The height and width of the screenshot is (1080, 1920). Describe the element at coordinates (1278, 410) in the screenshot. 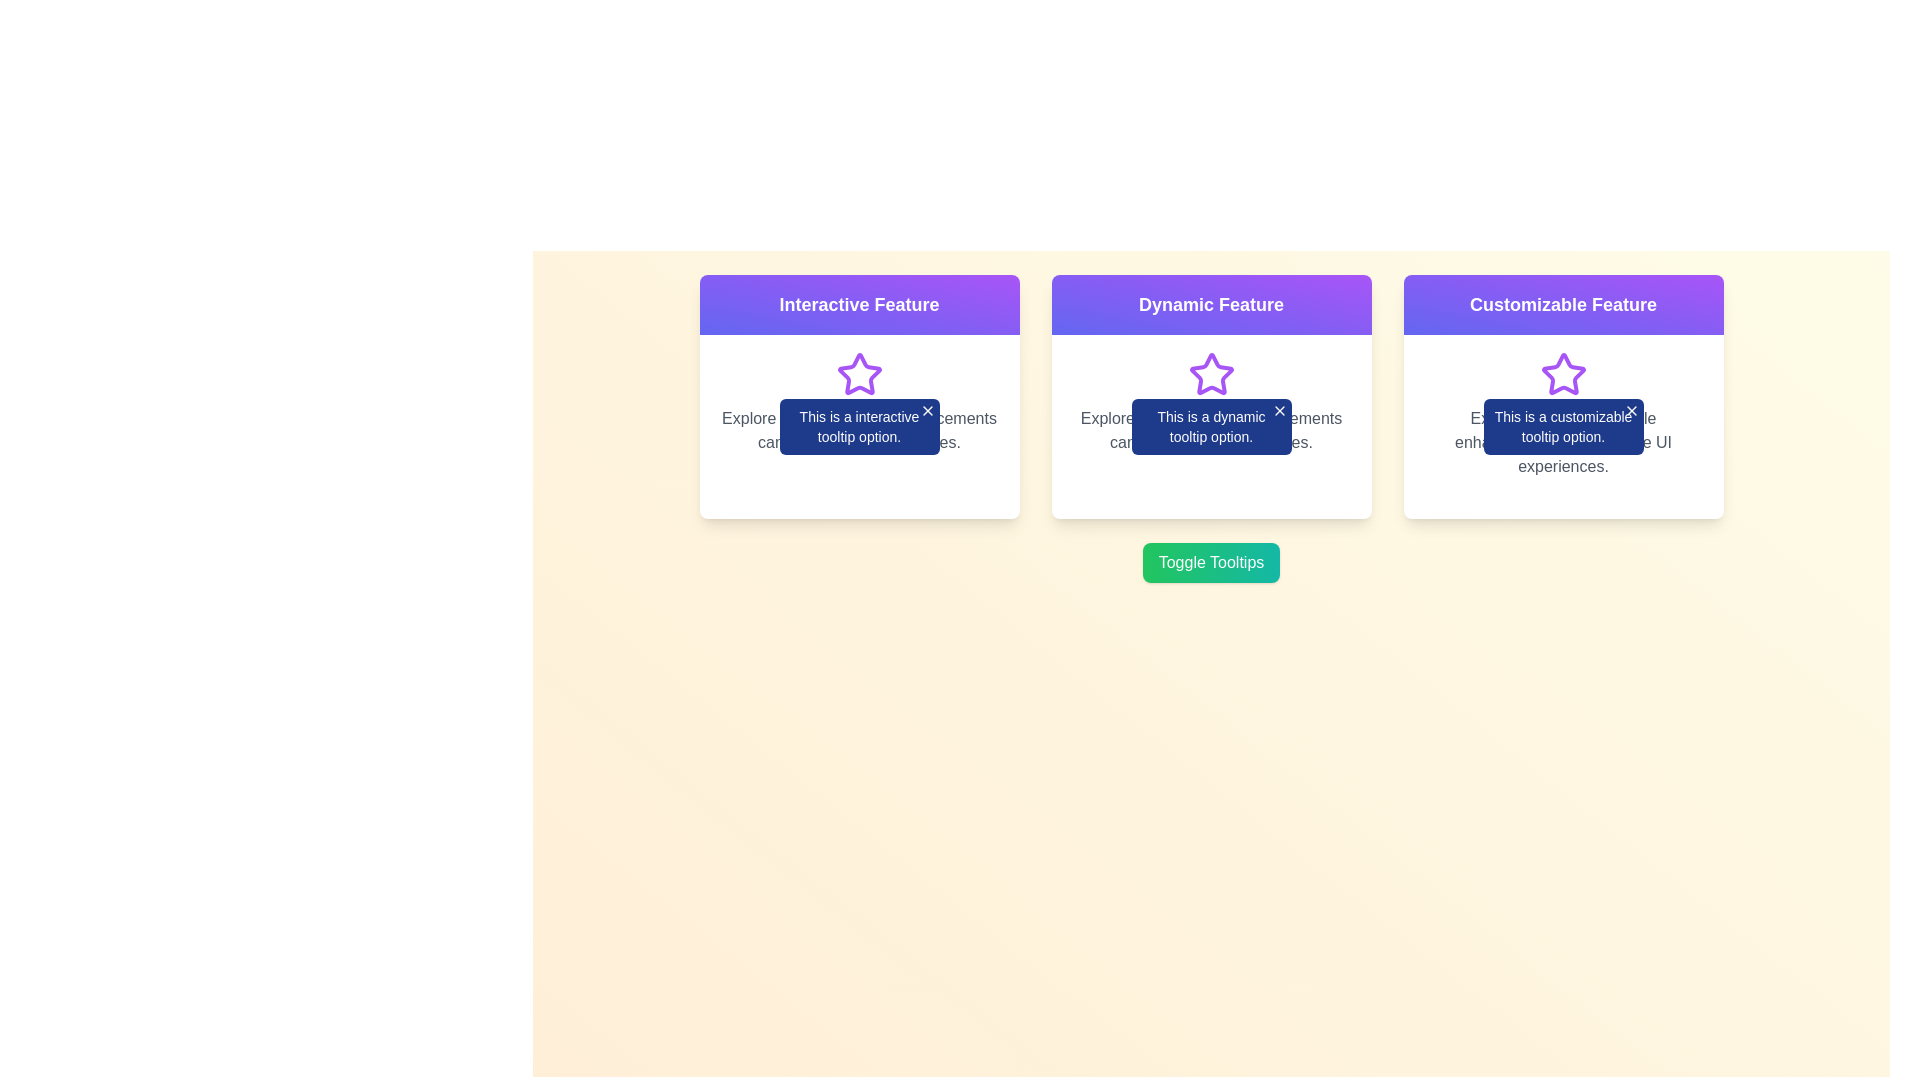

I see `the close button 'X' icon in the upper-right corner of the blue tooltip box` at that location.